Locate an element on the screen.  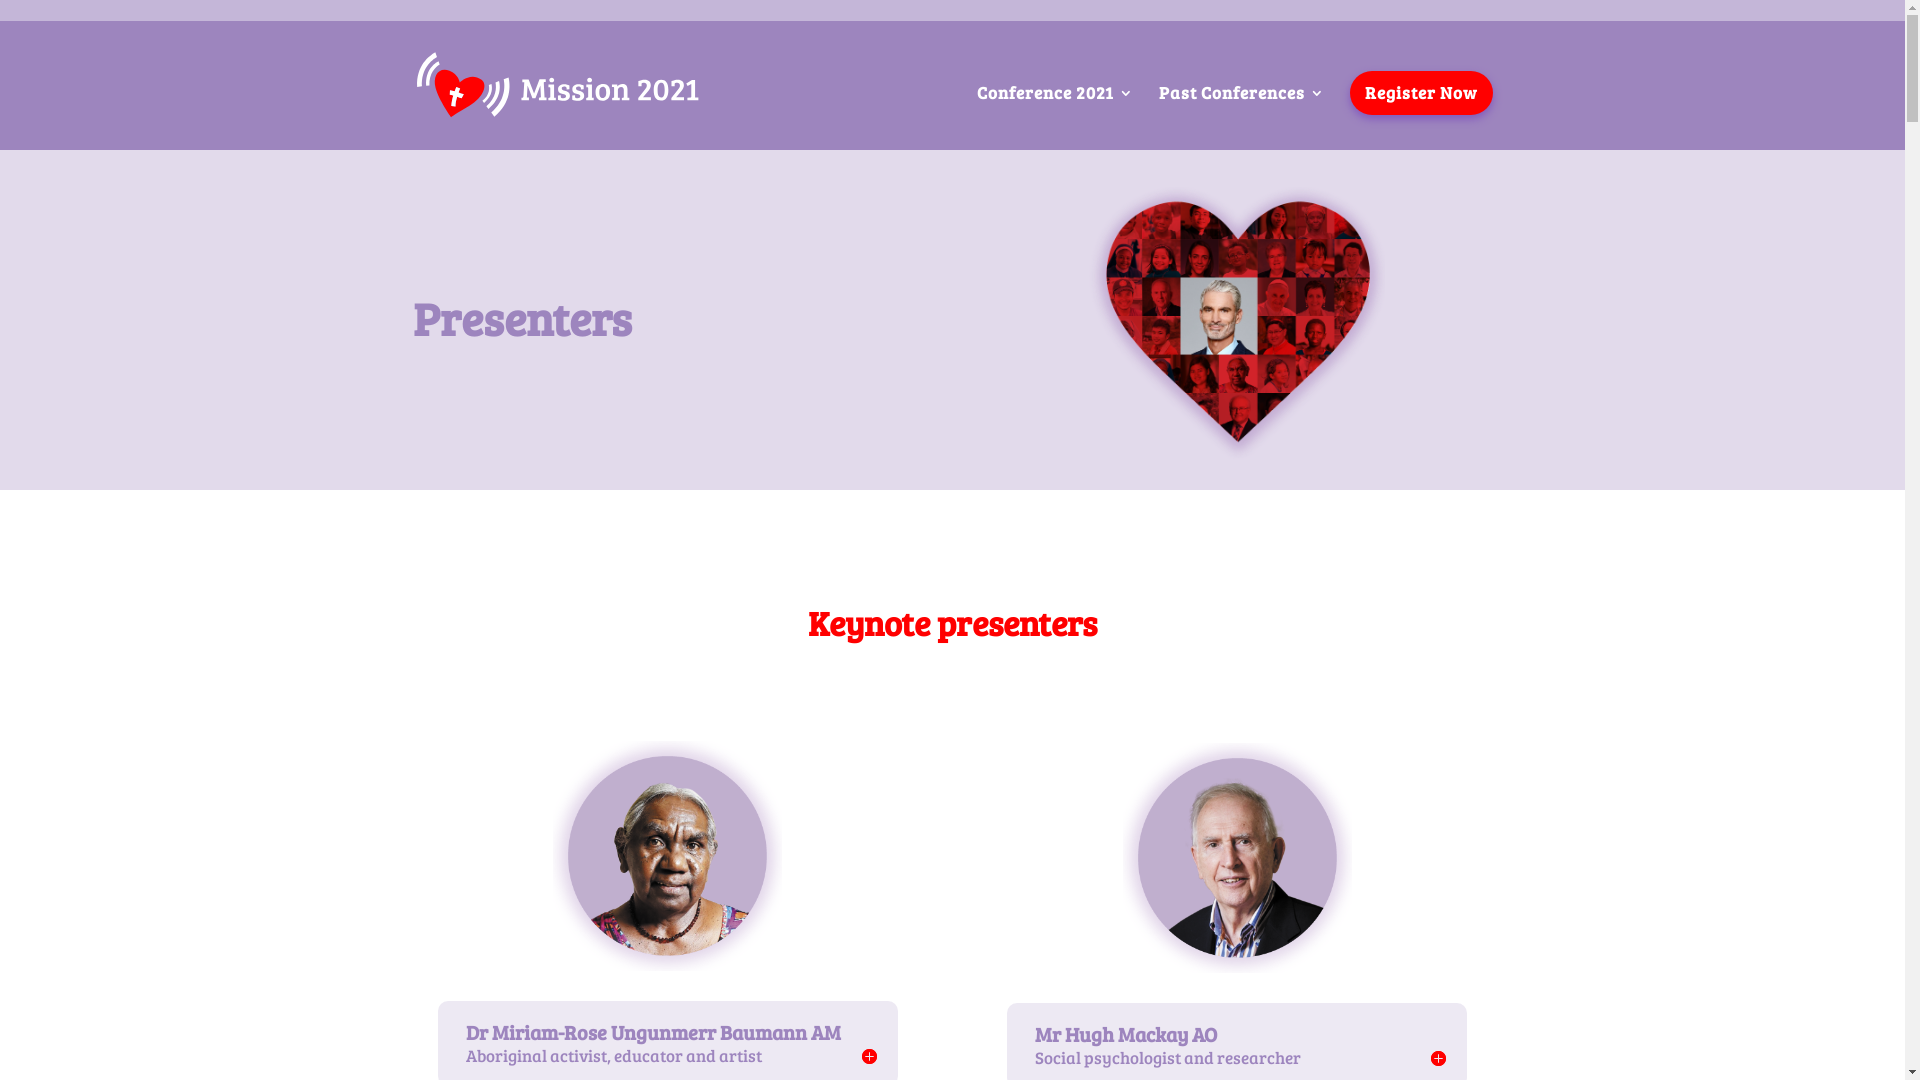
'Heart_red_craig' is located at coordinates (1236, 323).